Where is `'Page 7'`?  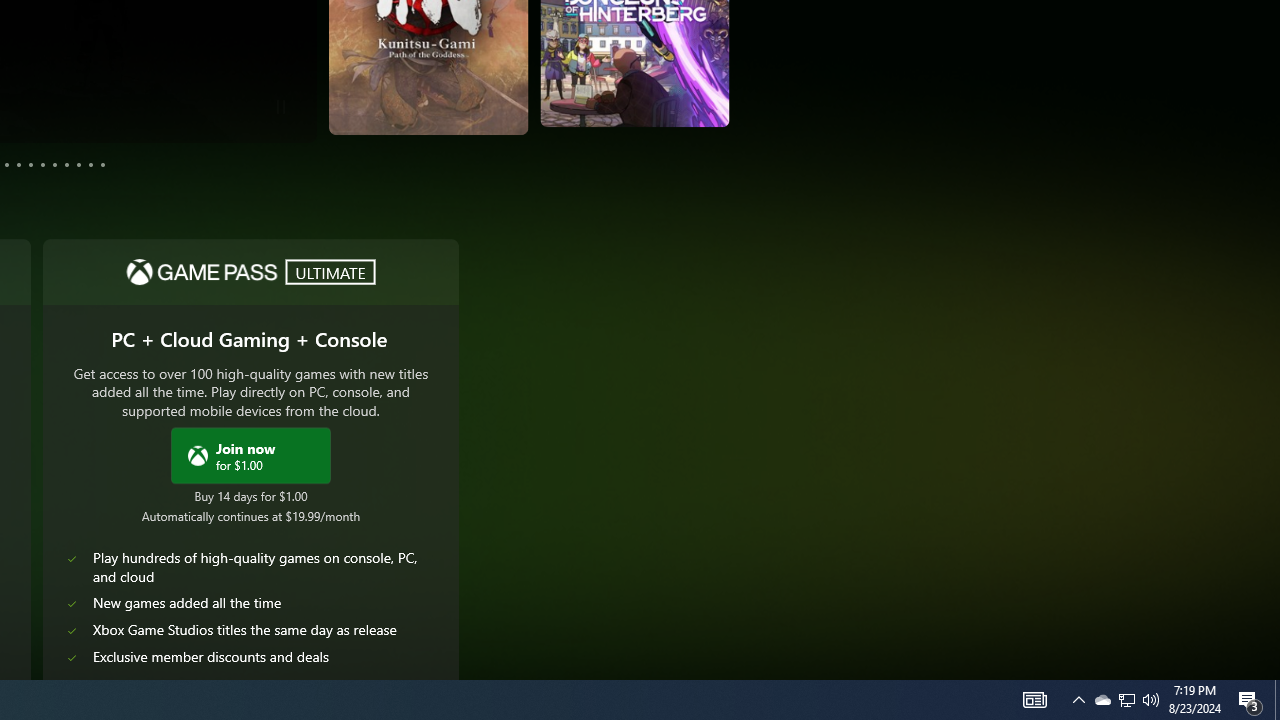
'Page 7' is located at coordinates (42, 163).